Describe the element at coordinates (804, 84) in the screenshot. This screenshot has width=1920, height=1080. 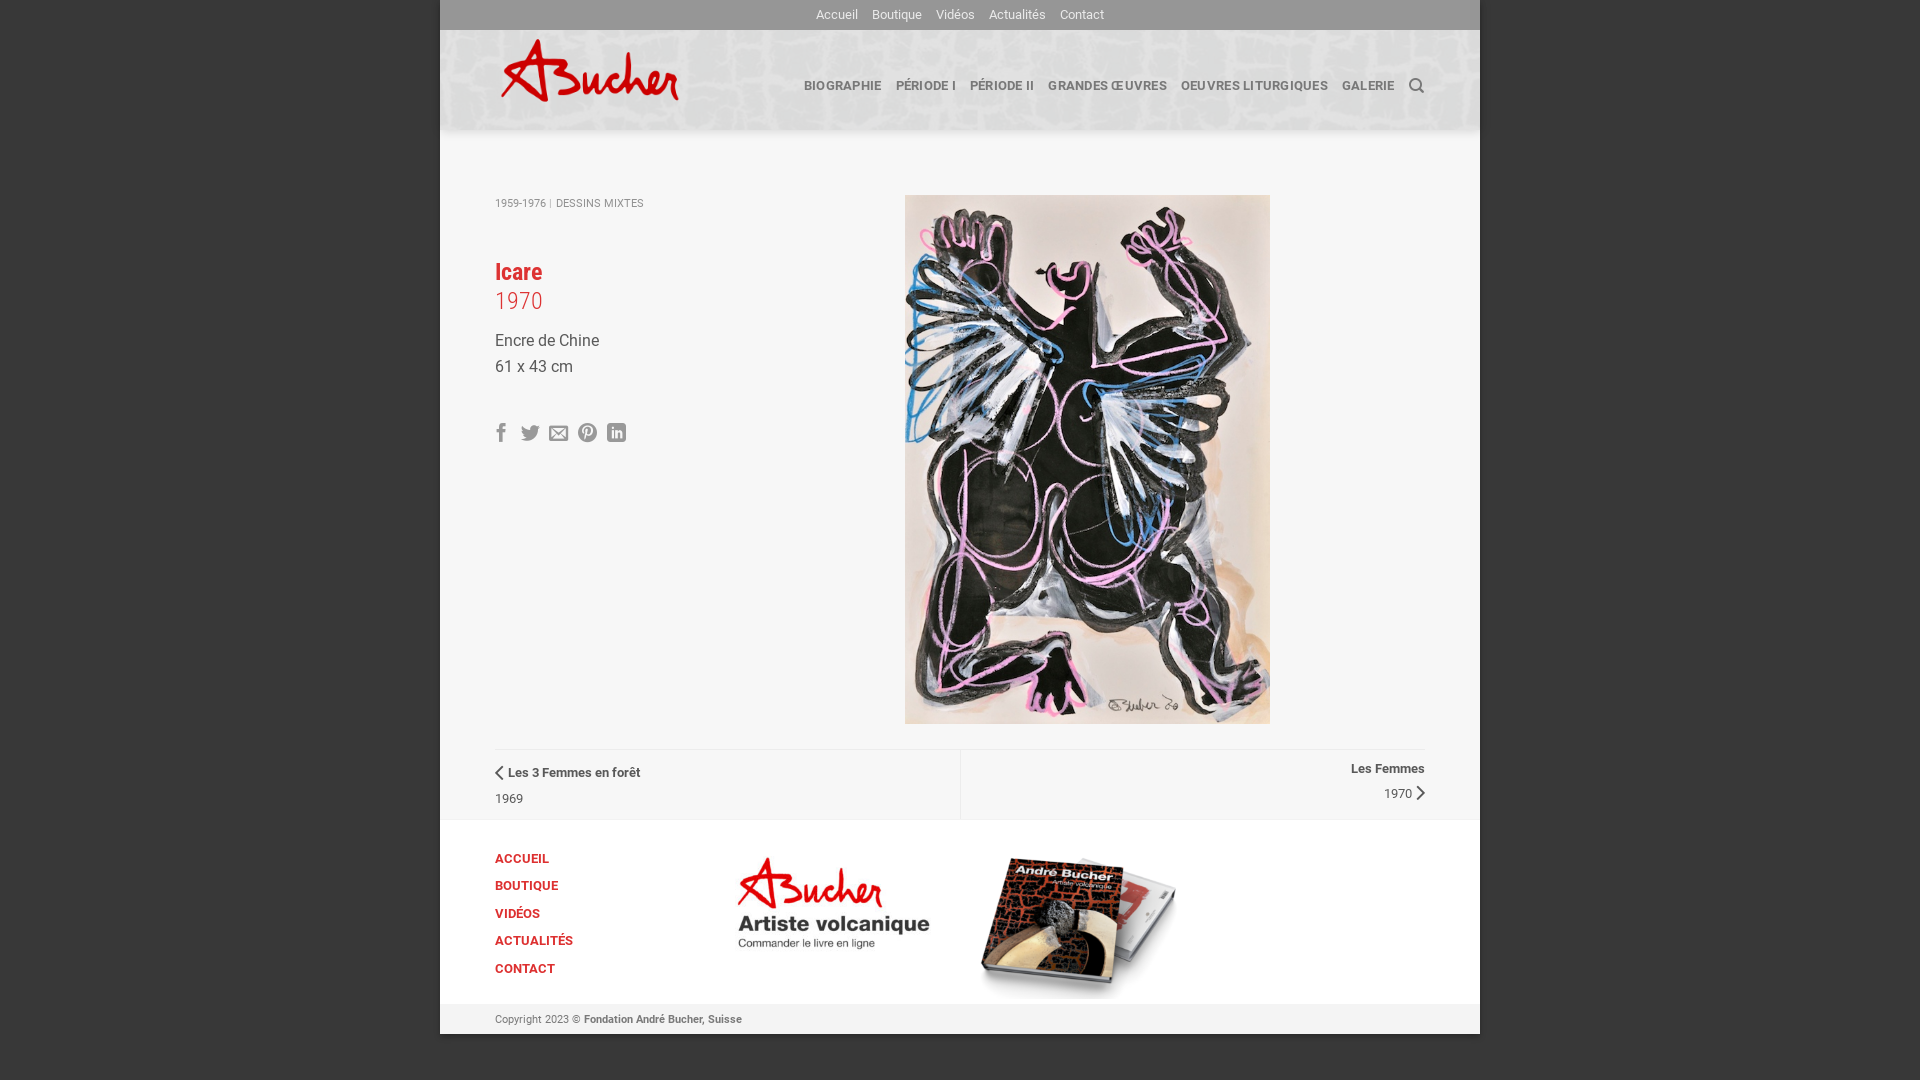
I see `'BIOGRAPHIE'` at that location.